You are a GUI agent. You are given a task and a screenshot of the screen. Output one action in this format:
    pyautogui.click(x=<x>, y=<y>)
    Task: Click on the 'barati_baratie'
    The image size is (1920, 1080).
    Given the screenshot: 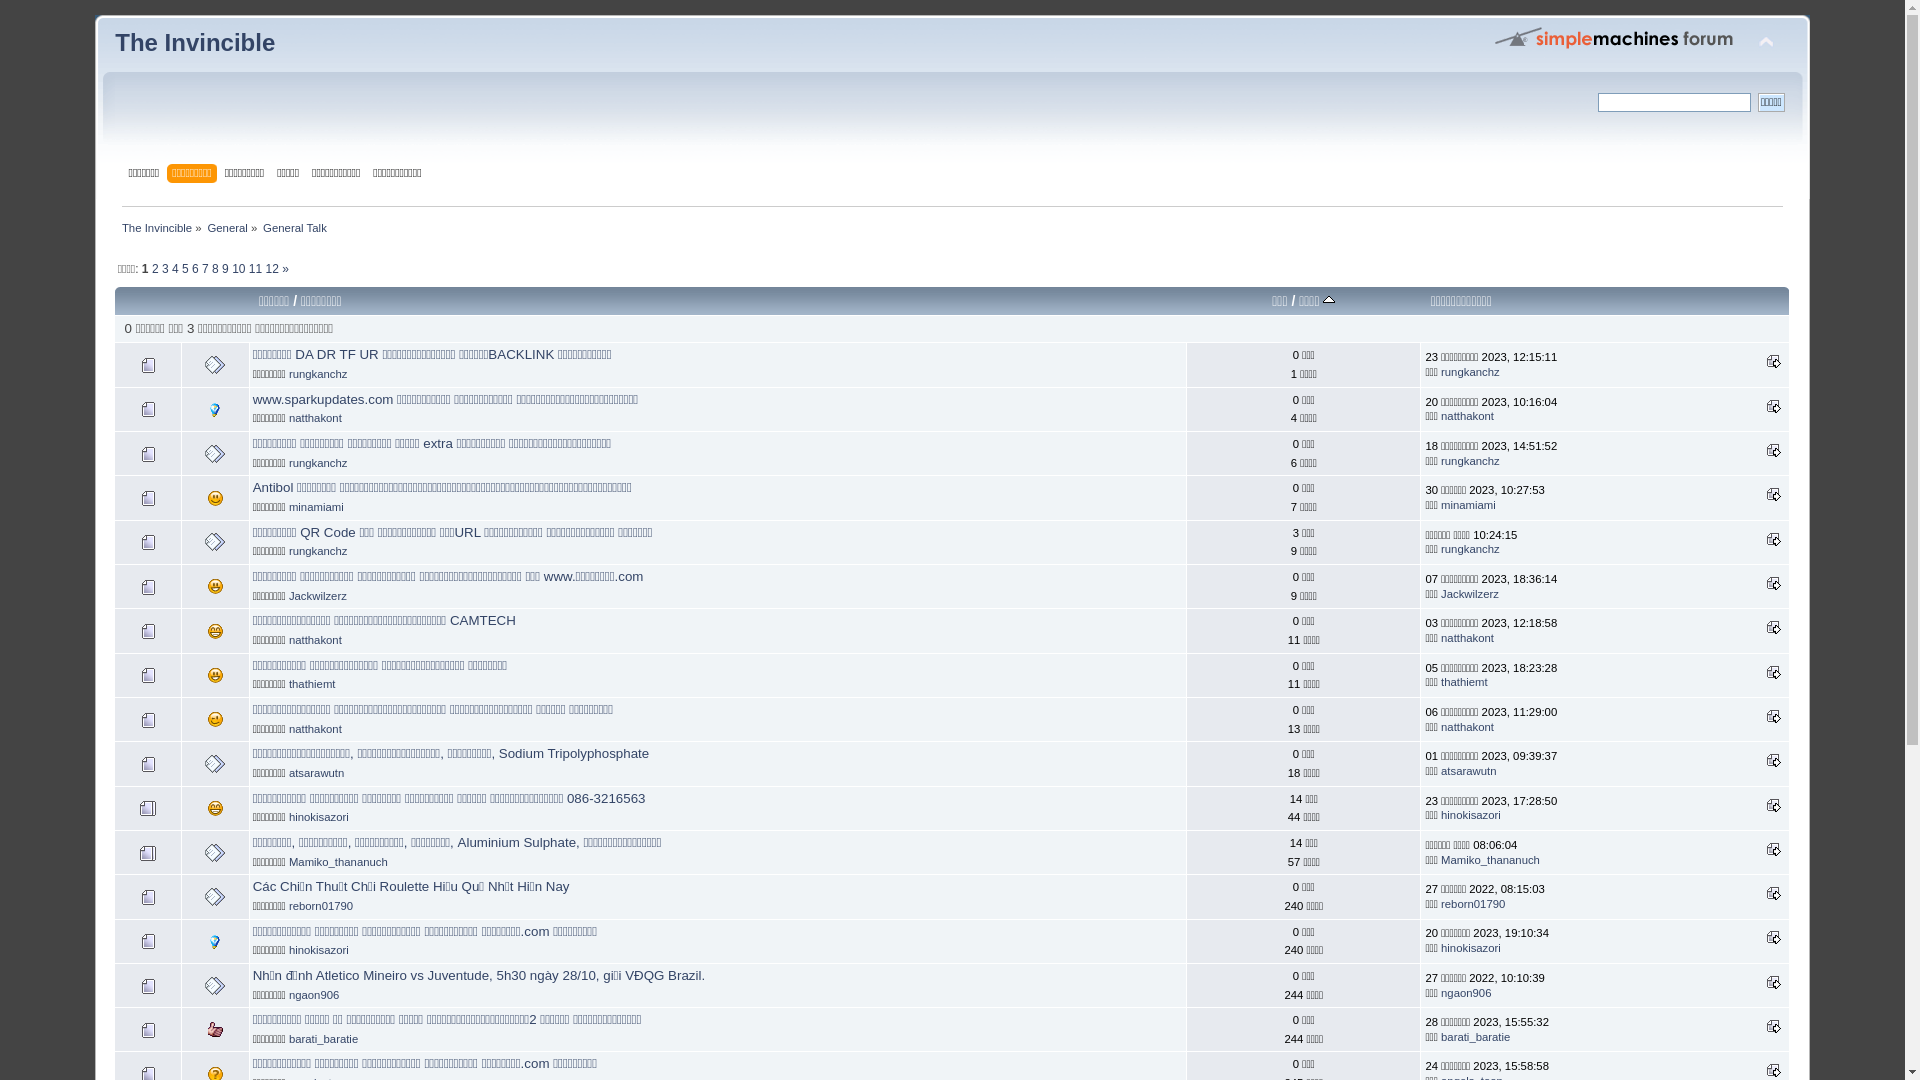 What is the action you would take?
    pyautogui.click(x=1440, y=1036)
    